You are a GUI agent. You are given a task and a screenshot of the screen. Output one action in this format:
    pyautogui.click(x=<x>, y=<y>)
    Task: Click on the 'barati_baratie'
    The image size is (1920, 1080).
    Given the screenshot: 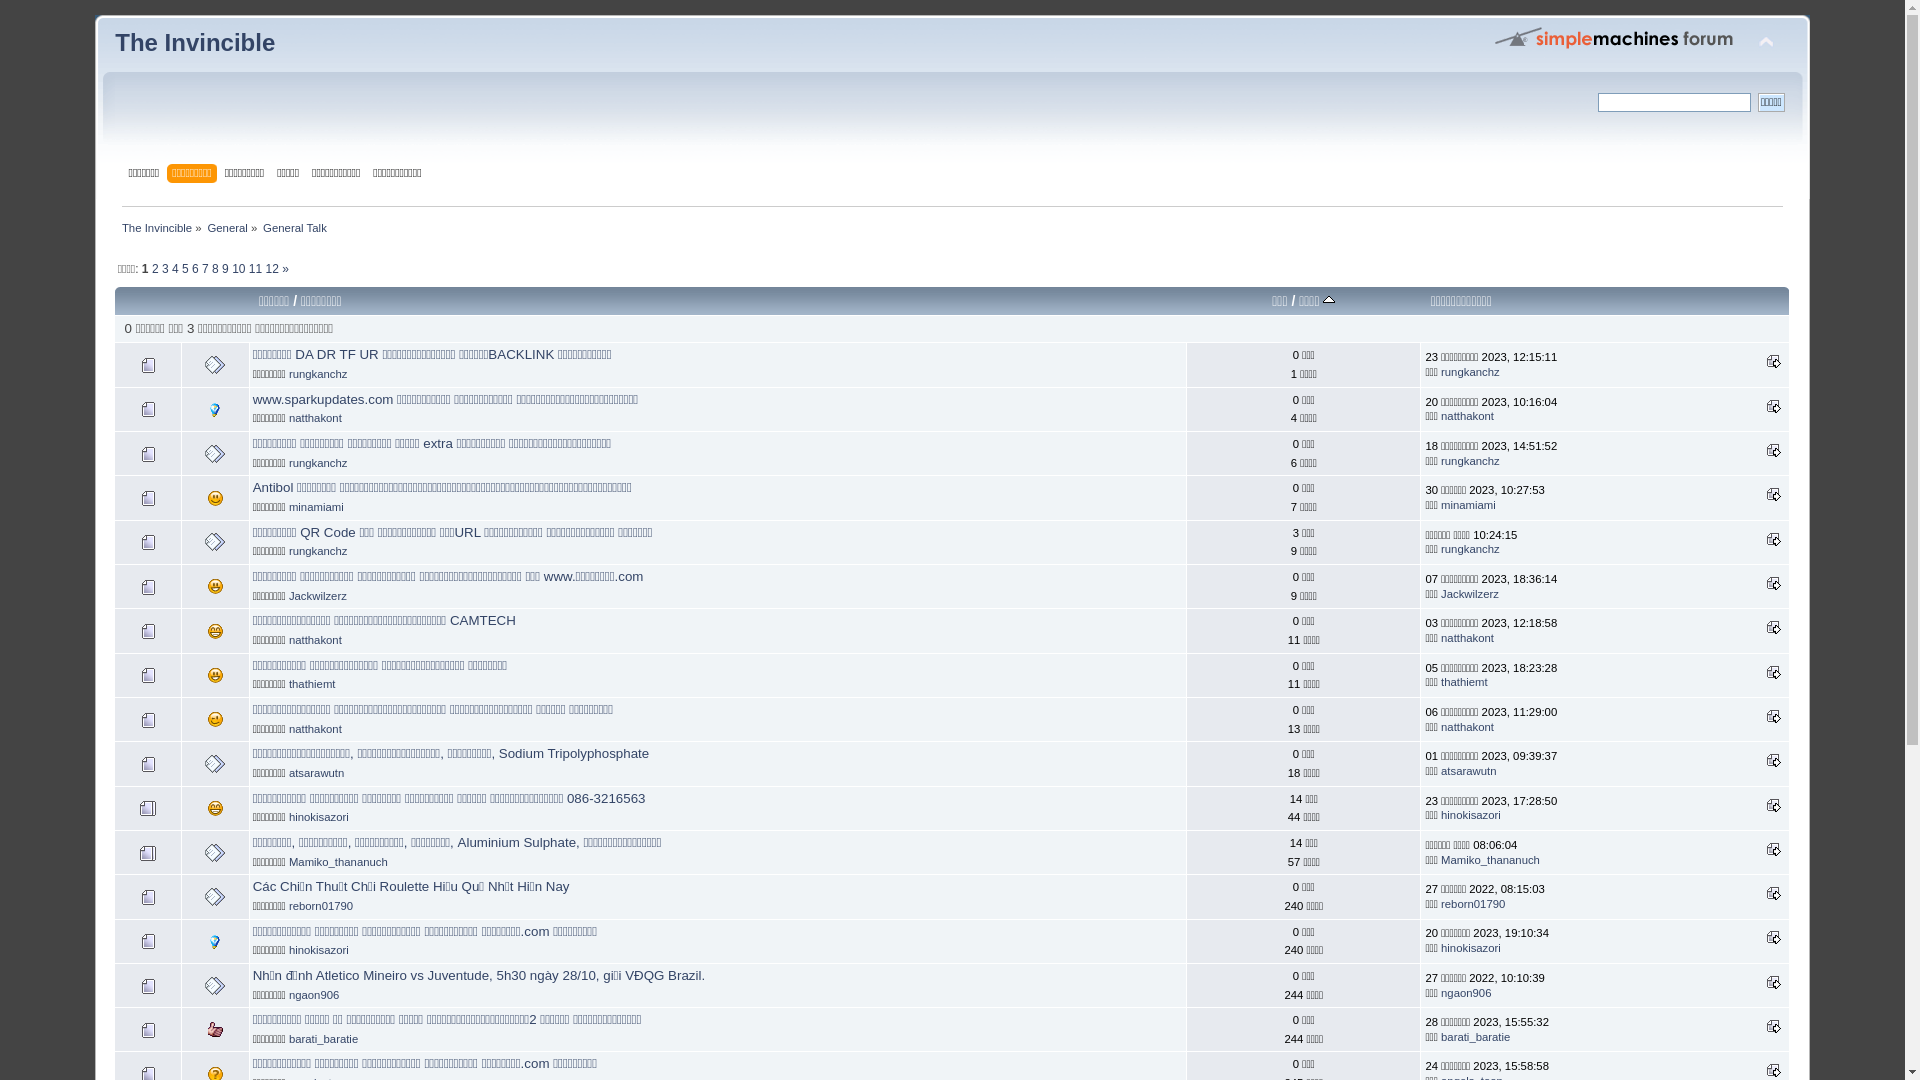 What is the action you would take?
    pyautogui.click(x=1440, y=1036)
    